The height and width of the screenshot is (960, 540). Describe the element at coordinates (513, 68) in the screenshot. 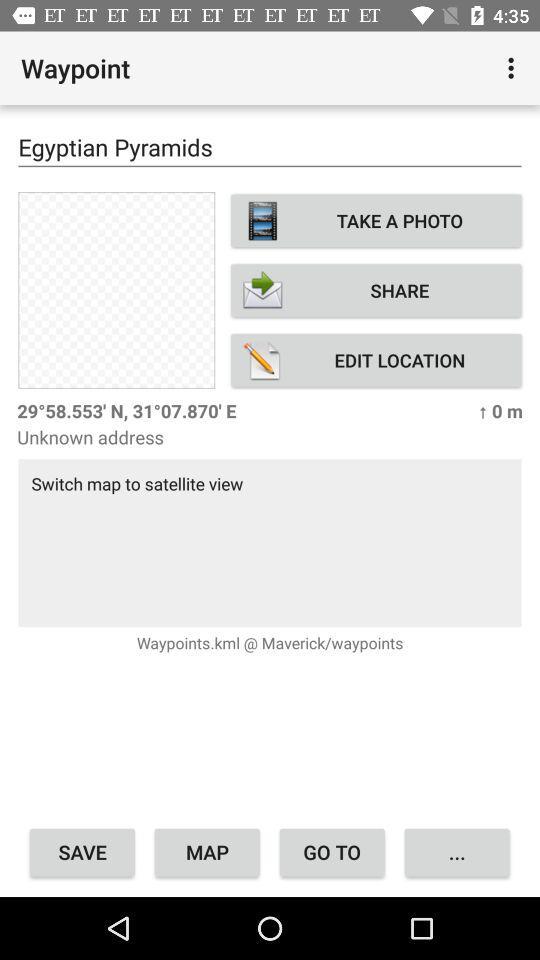

I see `app to the right of the waypoint icon` at that location.